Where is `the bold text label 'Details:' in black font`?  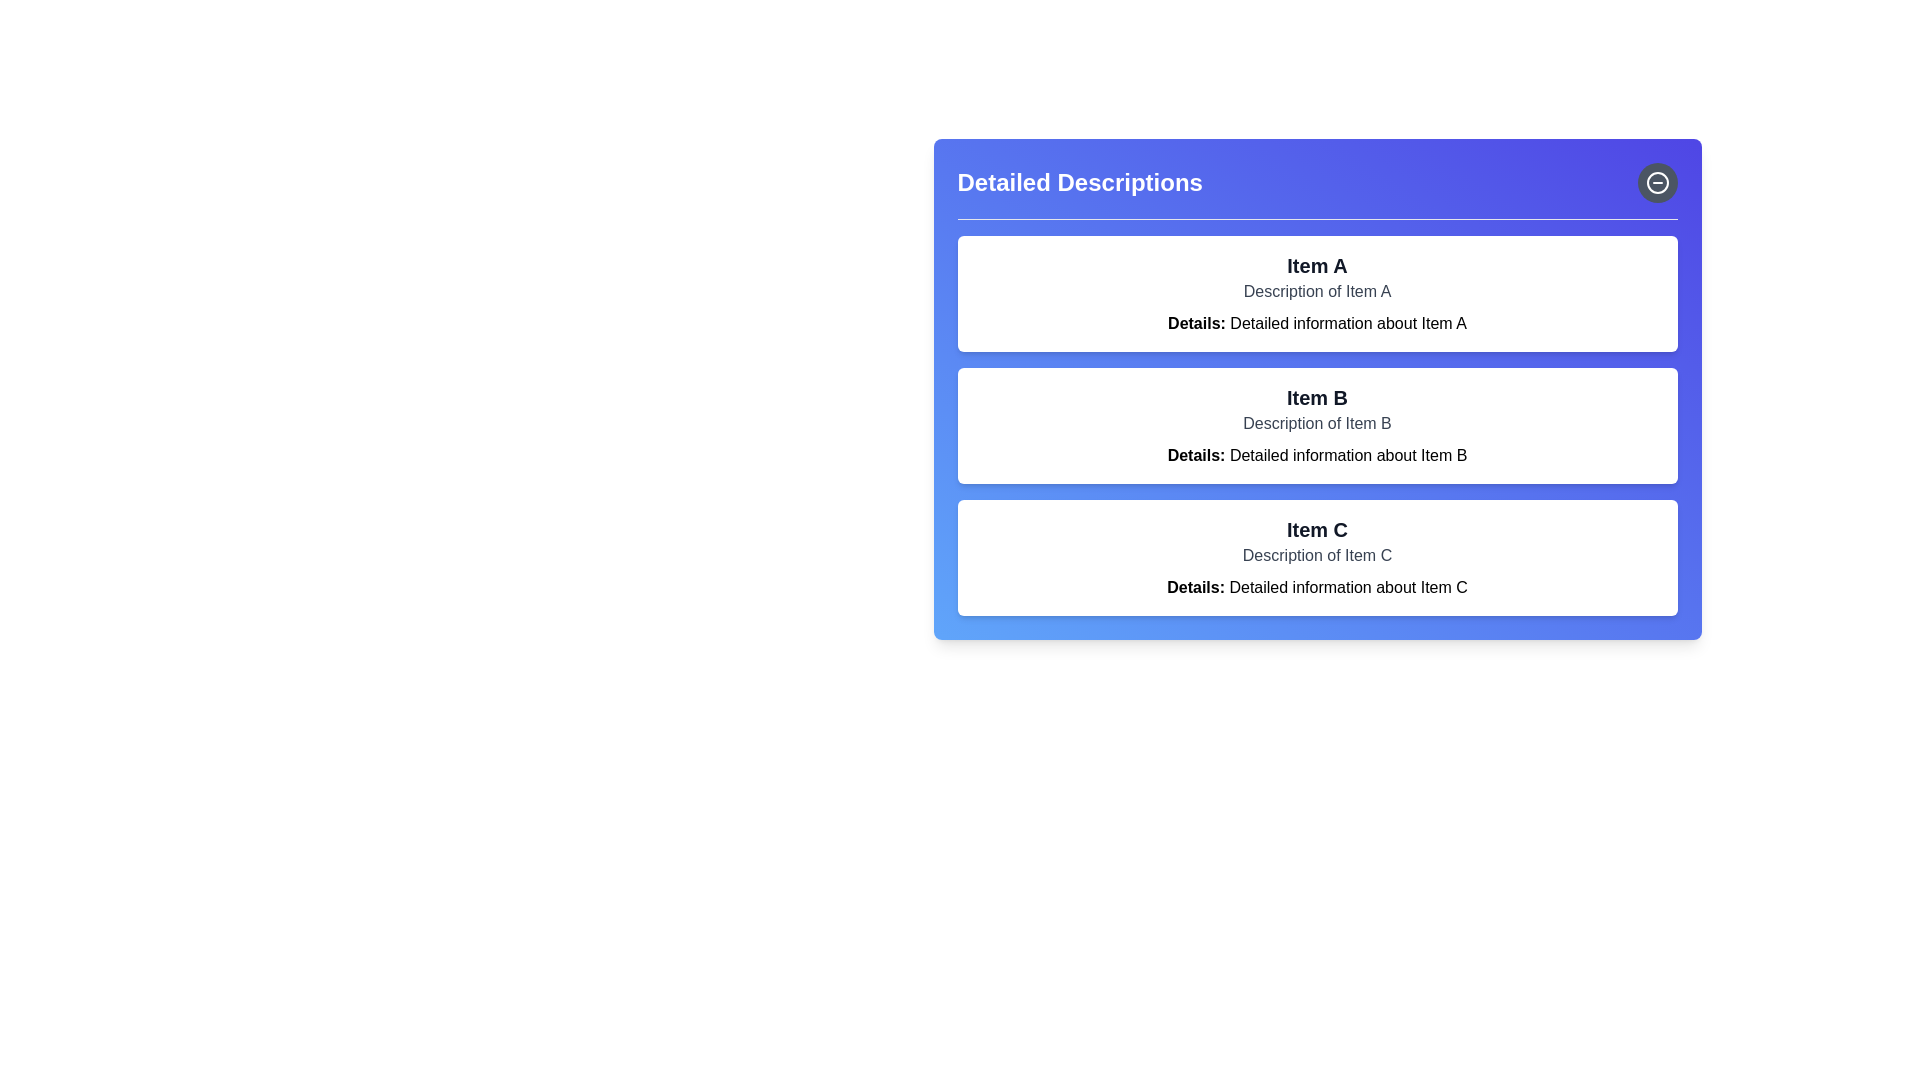
the bold text label 'Details:' in black font is located at coordinates (1196, 586).